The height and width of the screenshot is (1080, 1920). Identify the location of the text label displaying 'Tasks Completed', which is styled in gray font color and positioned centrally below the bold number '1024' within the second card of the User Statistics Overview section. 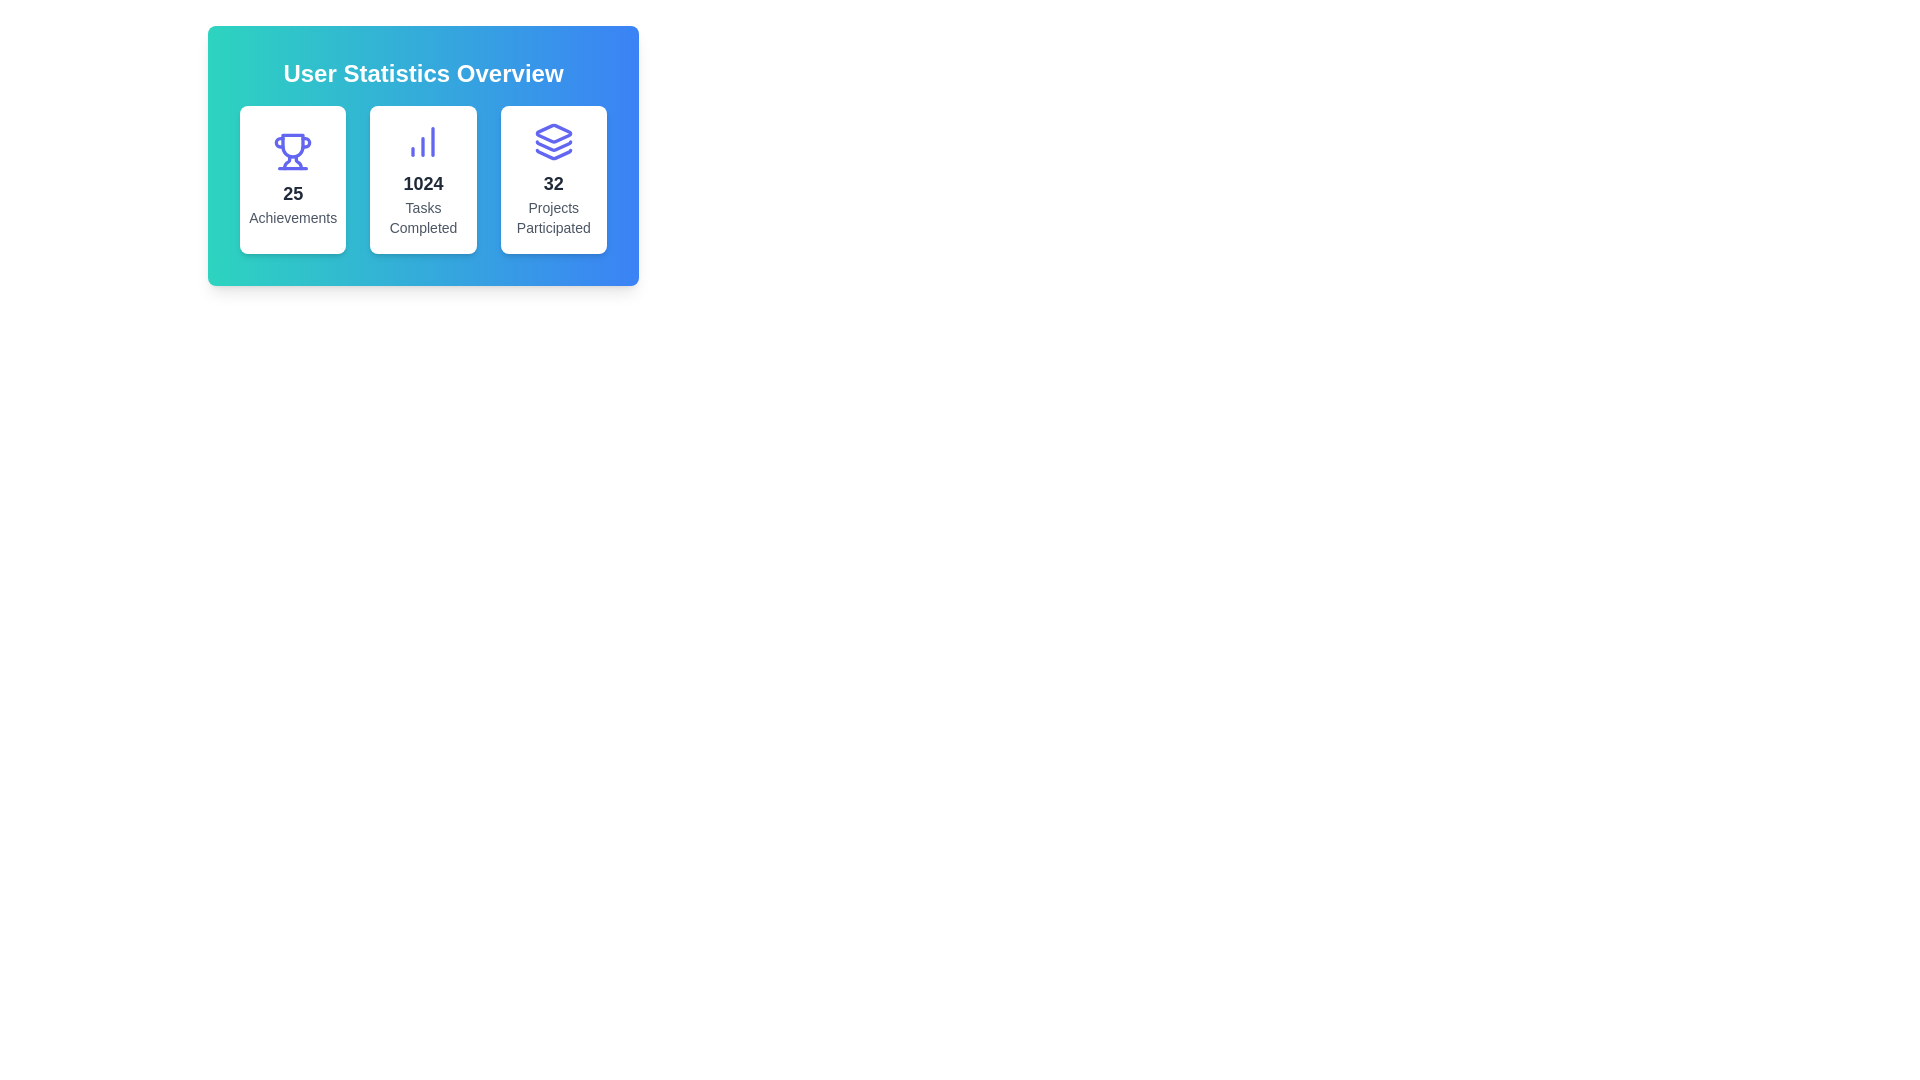
(422, 218).